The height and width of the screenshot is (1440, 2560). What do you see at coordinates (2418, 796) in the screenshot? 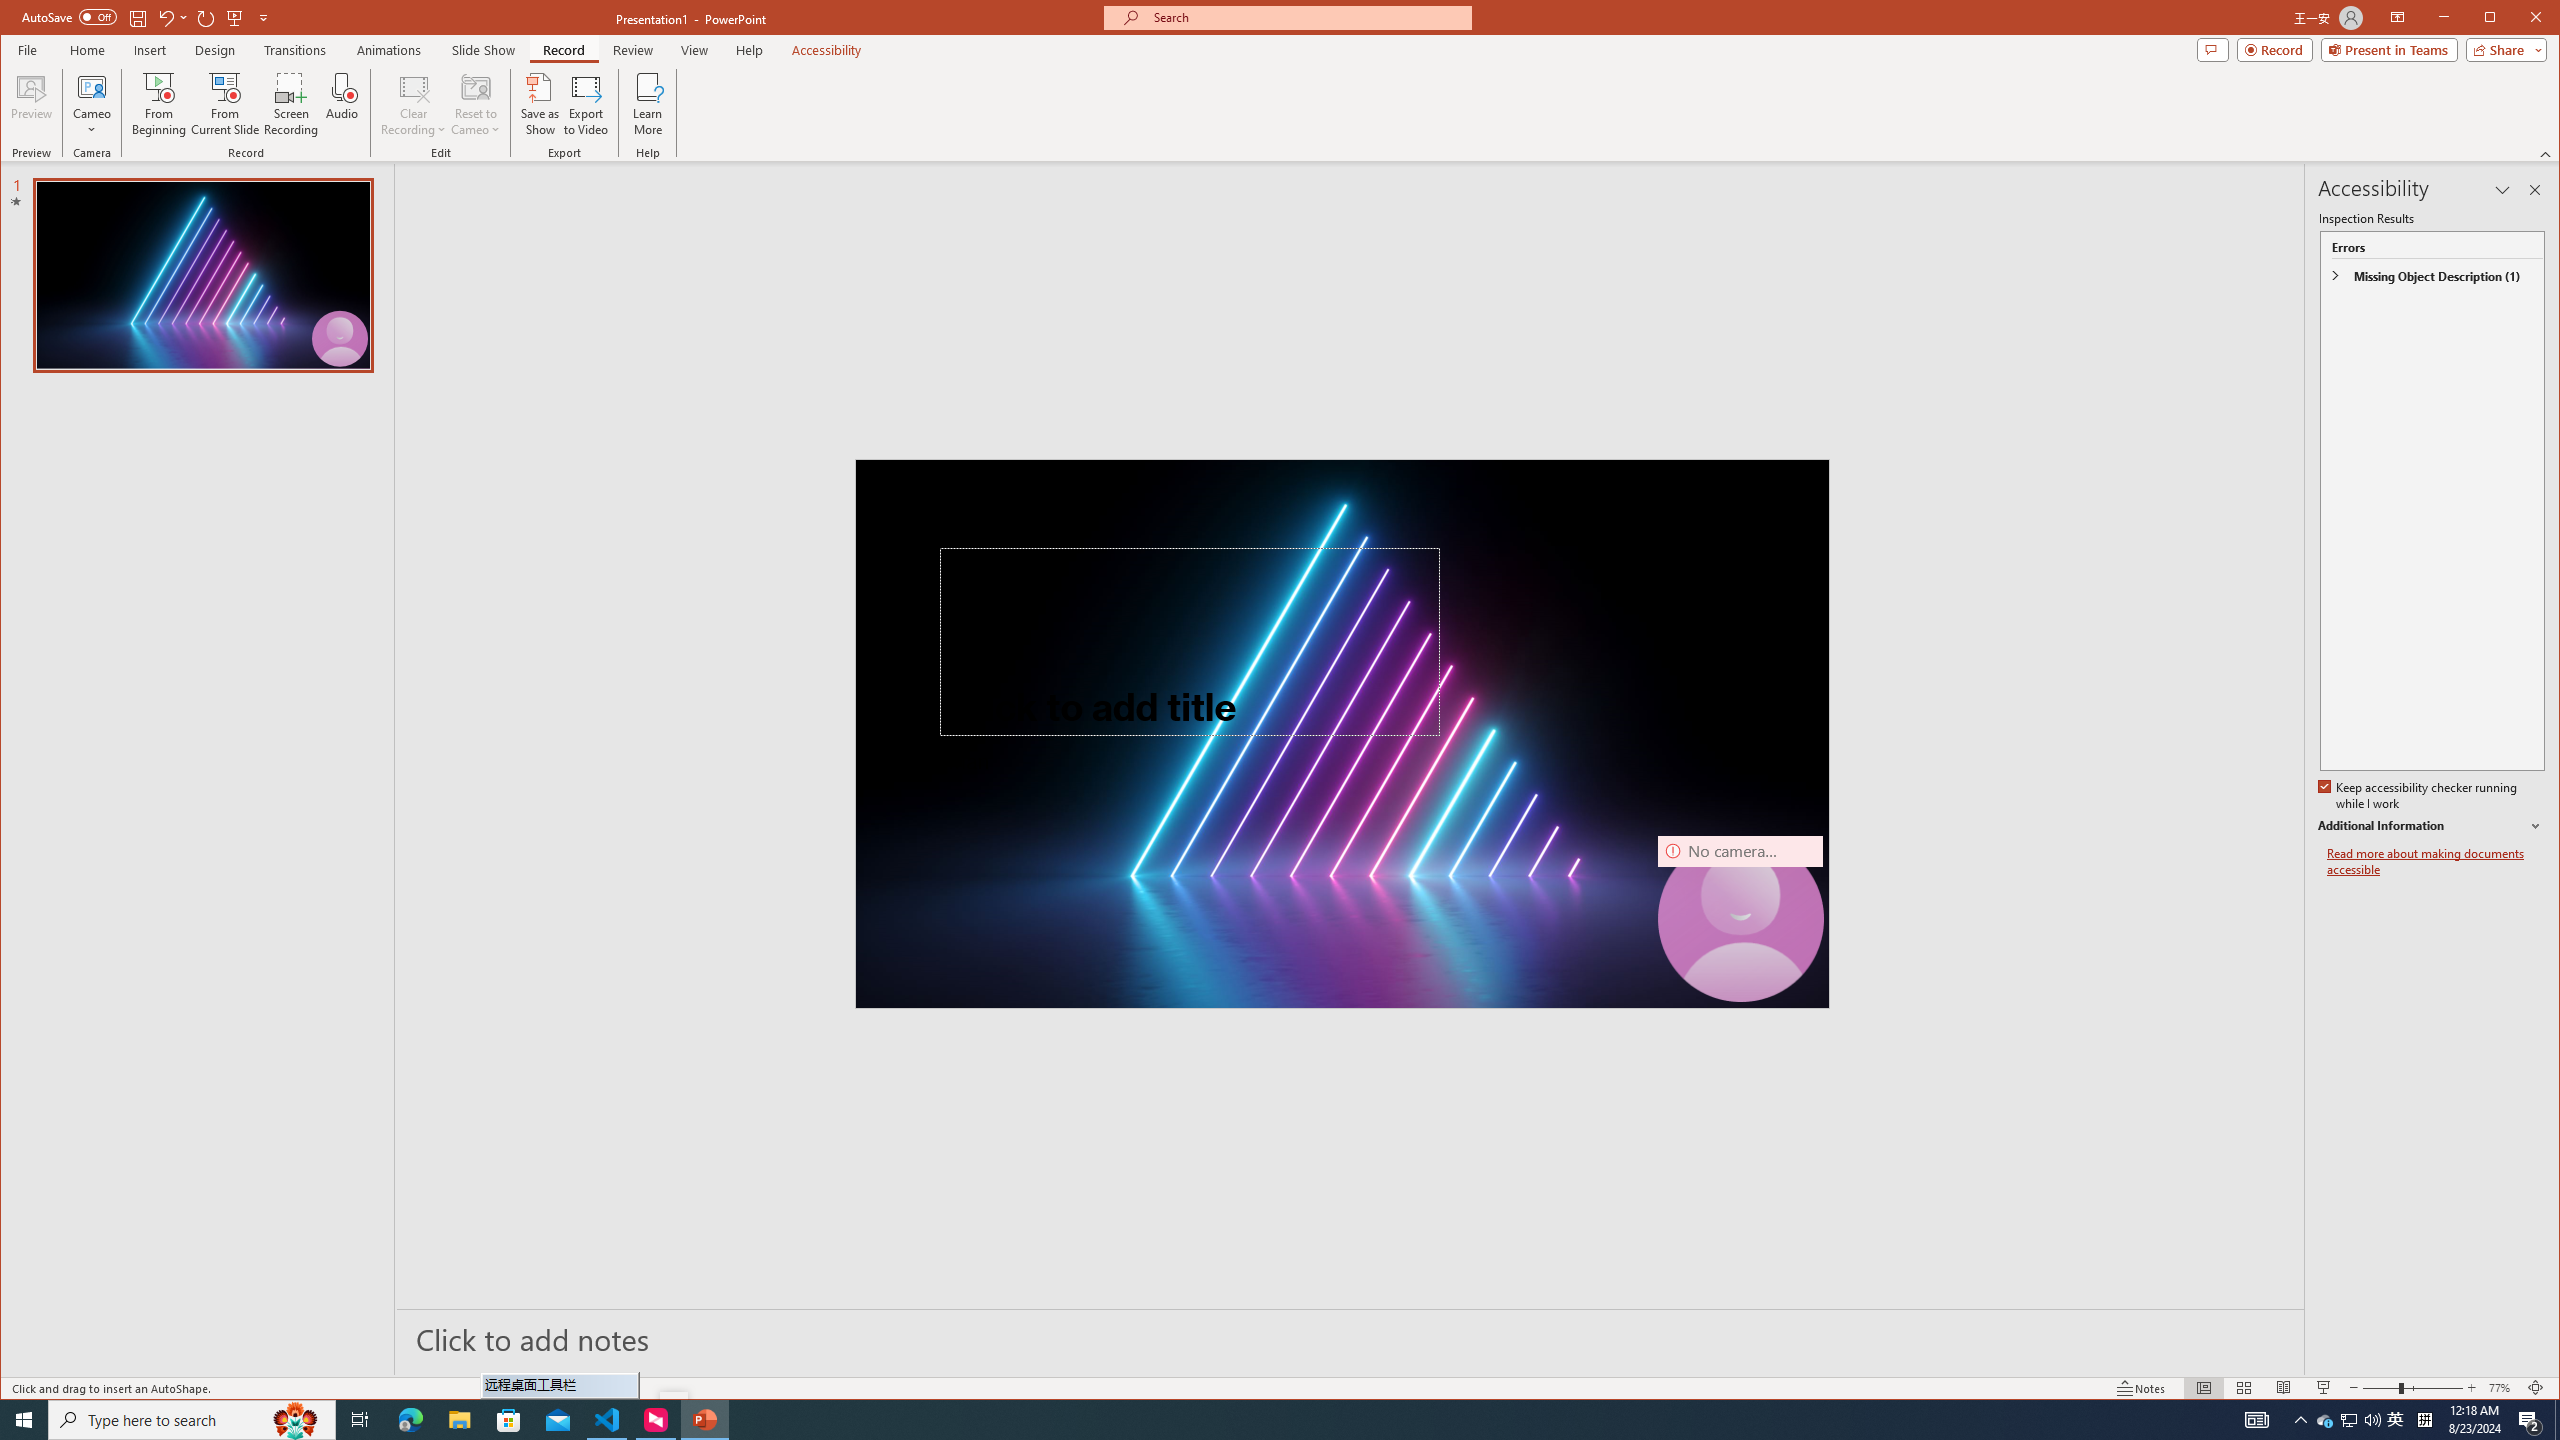
I see `'Keep accessibility checker running while I work'` at bounding box center [2418, 796].